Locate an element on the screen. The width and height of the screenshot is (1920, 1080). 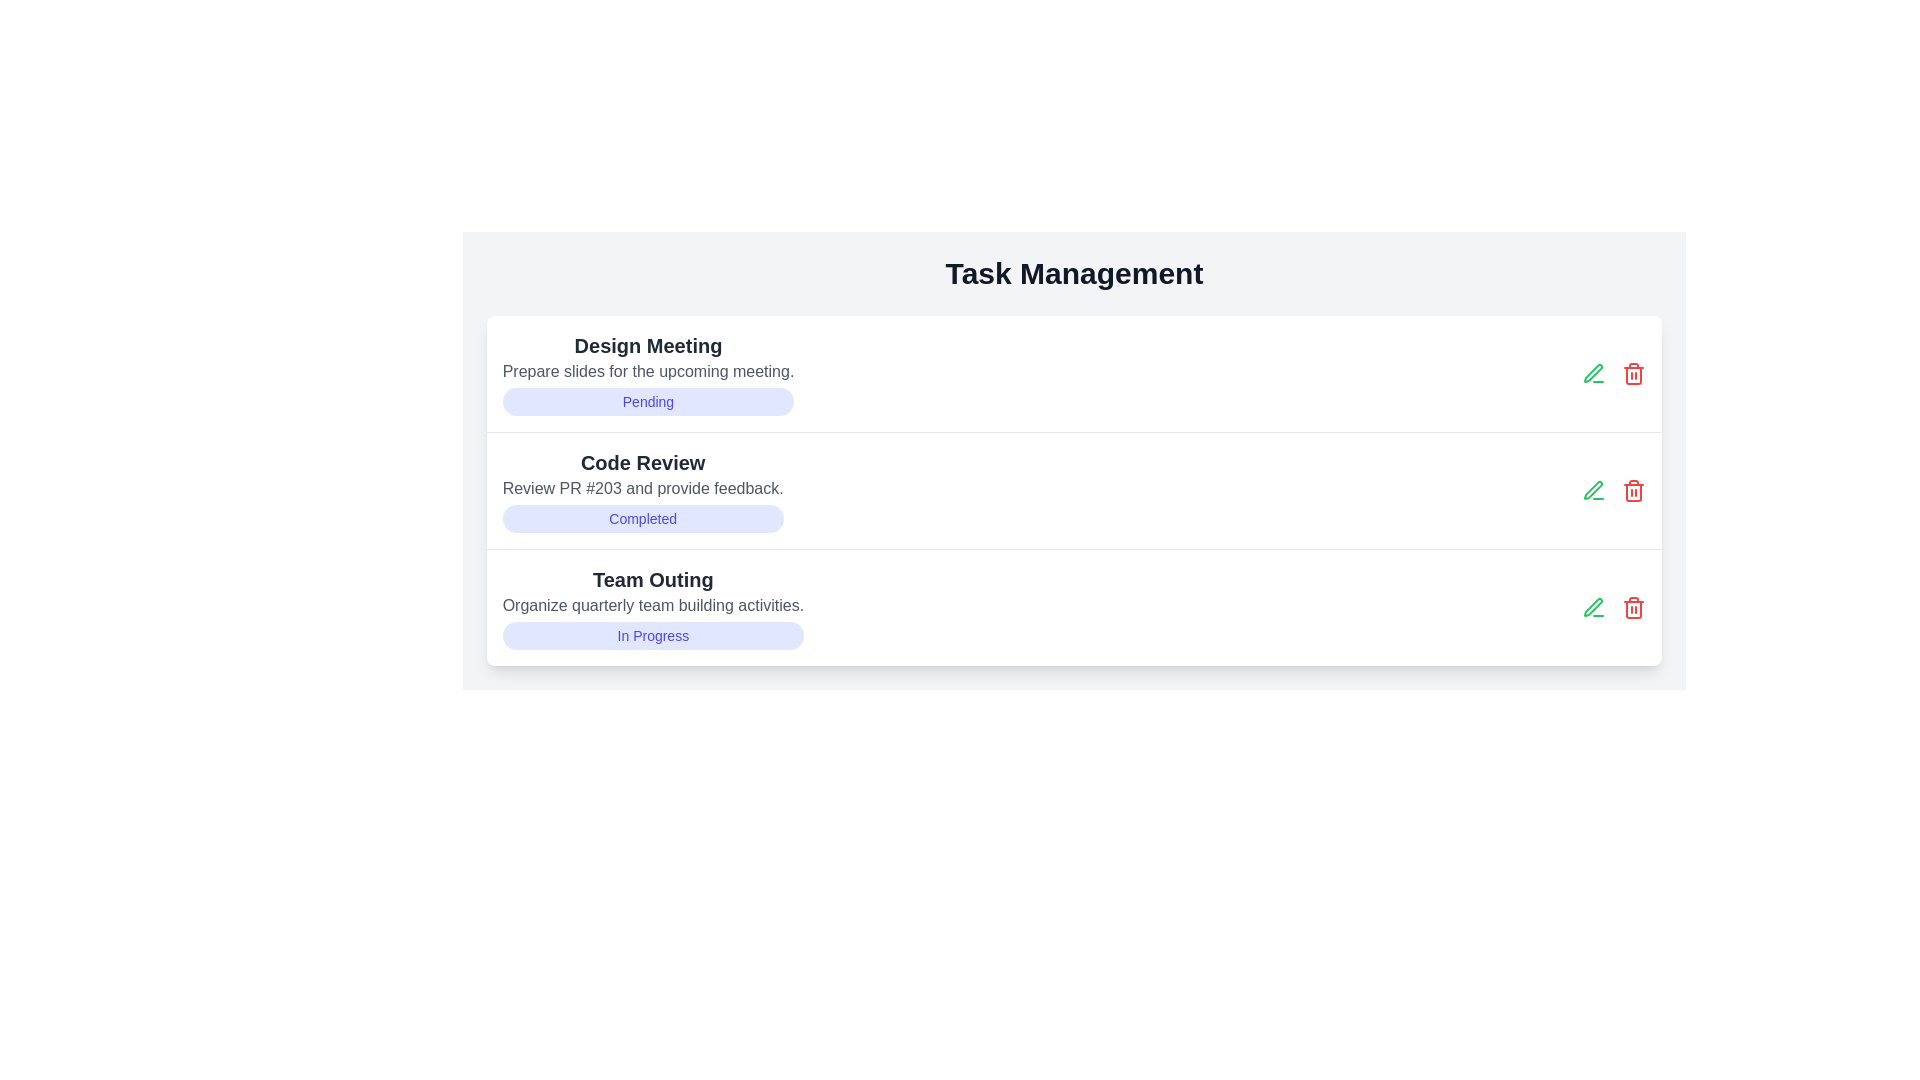
the delete button, which is the second interactive element in the horizontal group, positioned at the far right of the 'Team Outing' task is located at coordinates (1634, 607).